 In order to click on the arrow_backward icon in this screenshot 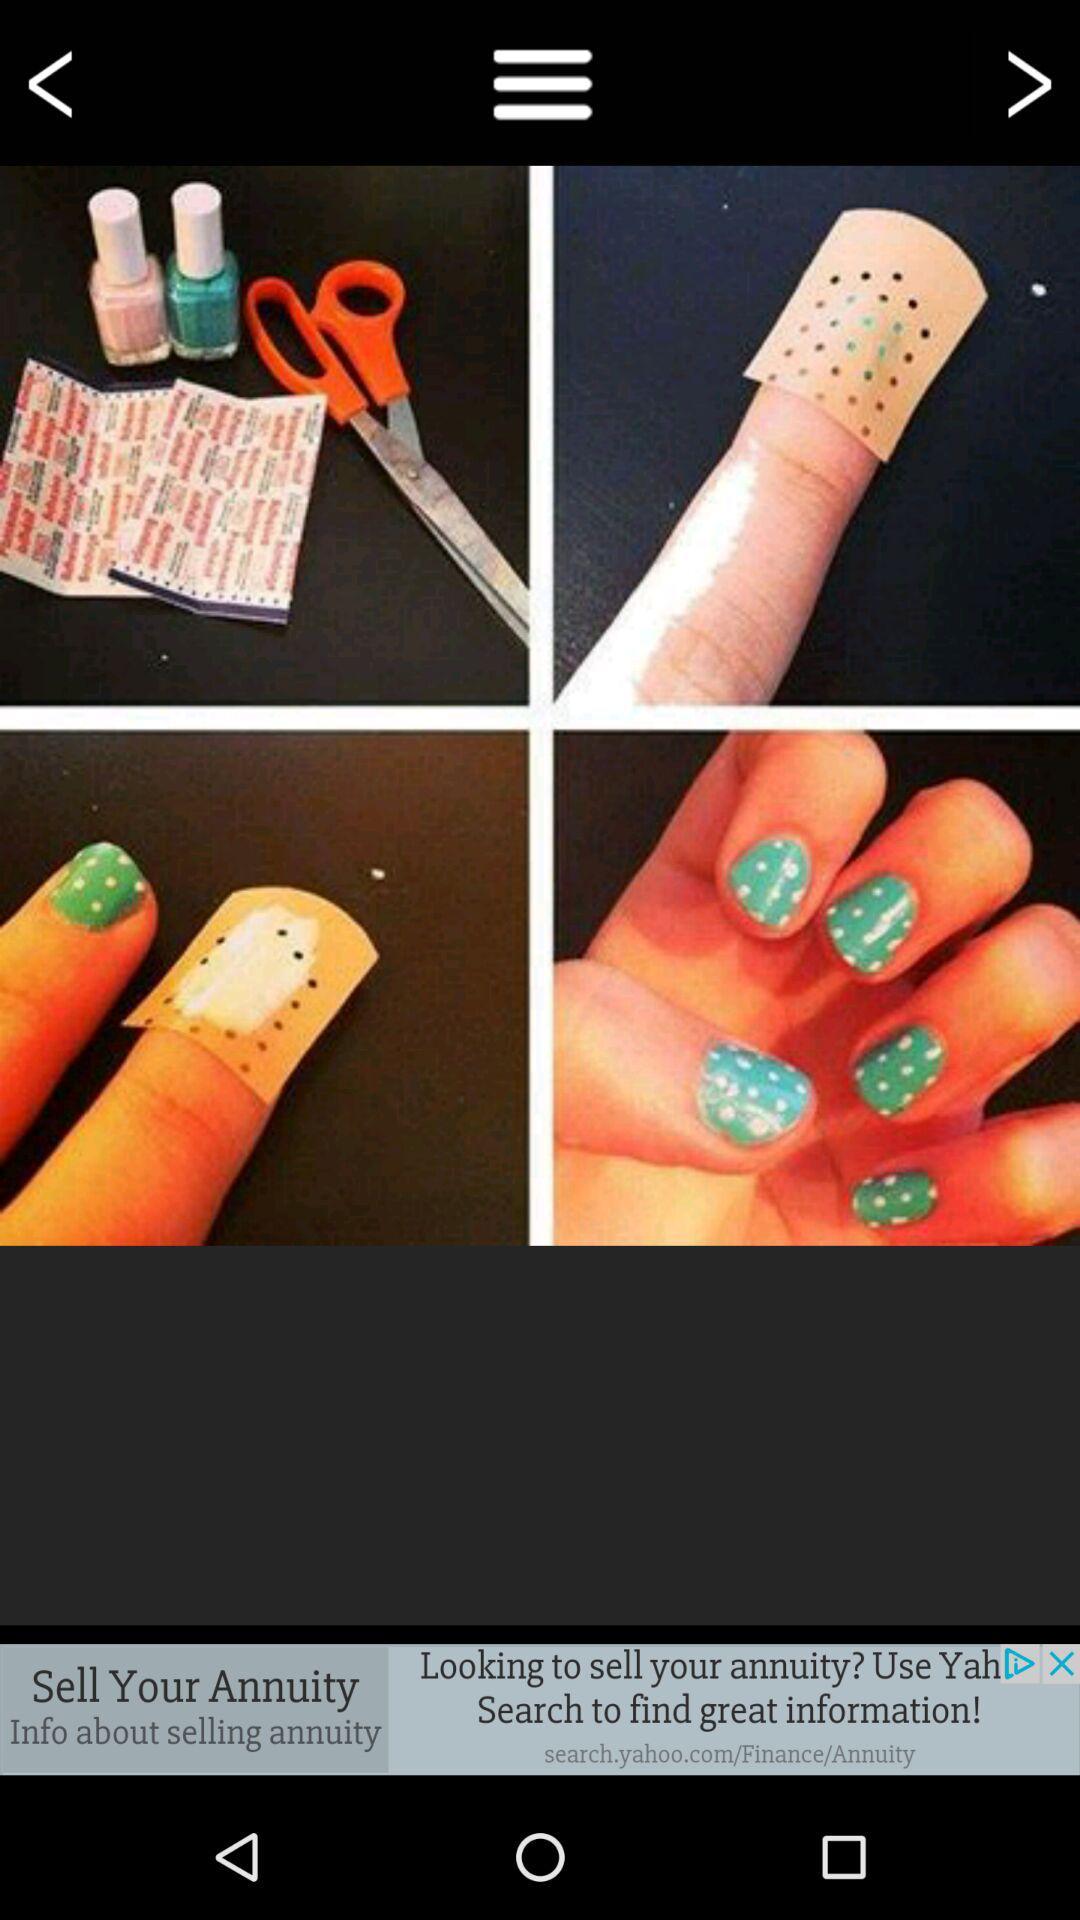, I will do `click(53, 87)`.